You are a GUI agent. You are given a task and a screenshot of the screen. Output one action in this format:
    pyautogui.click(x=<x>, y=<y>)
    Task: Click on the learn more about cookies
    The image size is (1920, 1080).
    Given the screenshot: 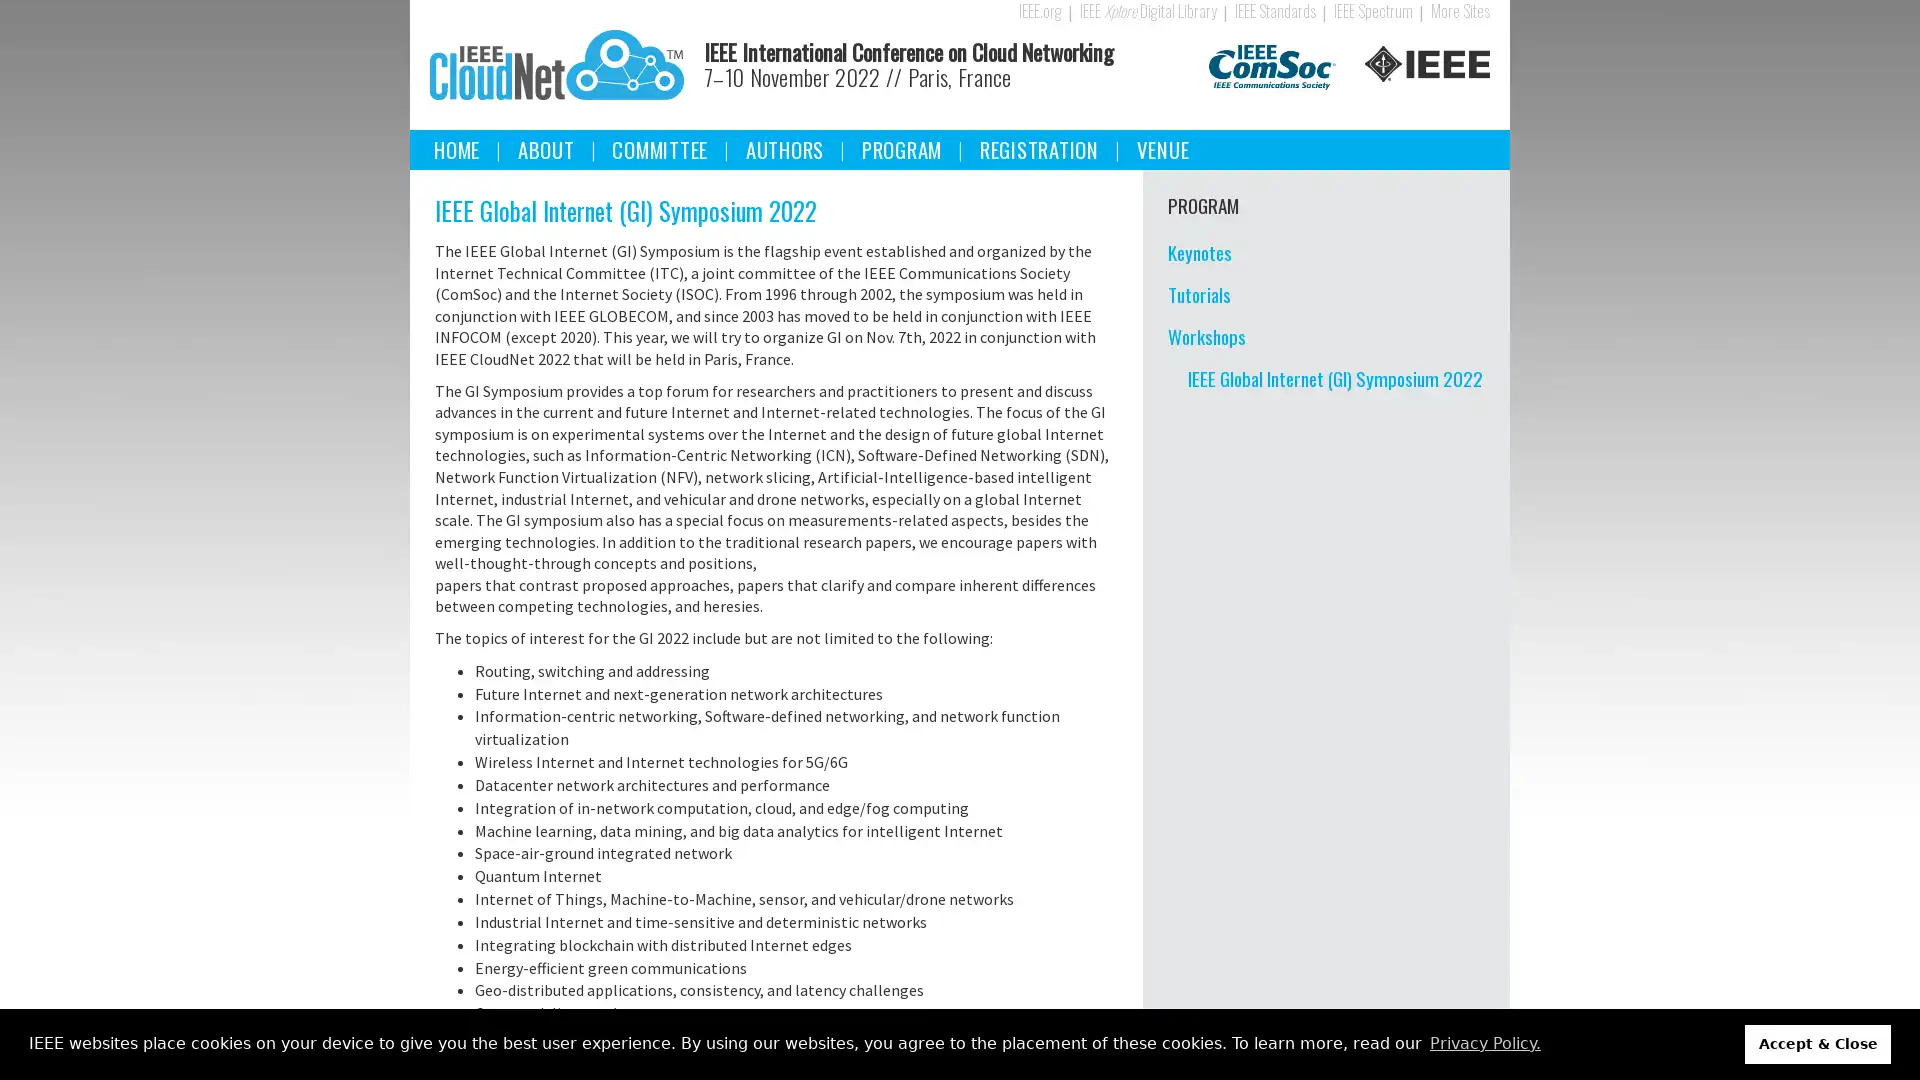 What is the action you would take?
    pyautogui.click(x=1484, y=1043)
    